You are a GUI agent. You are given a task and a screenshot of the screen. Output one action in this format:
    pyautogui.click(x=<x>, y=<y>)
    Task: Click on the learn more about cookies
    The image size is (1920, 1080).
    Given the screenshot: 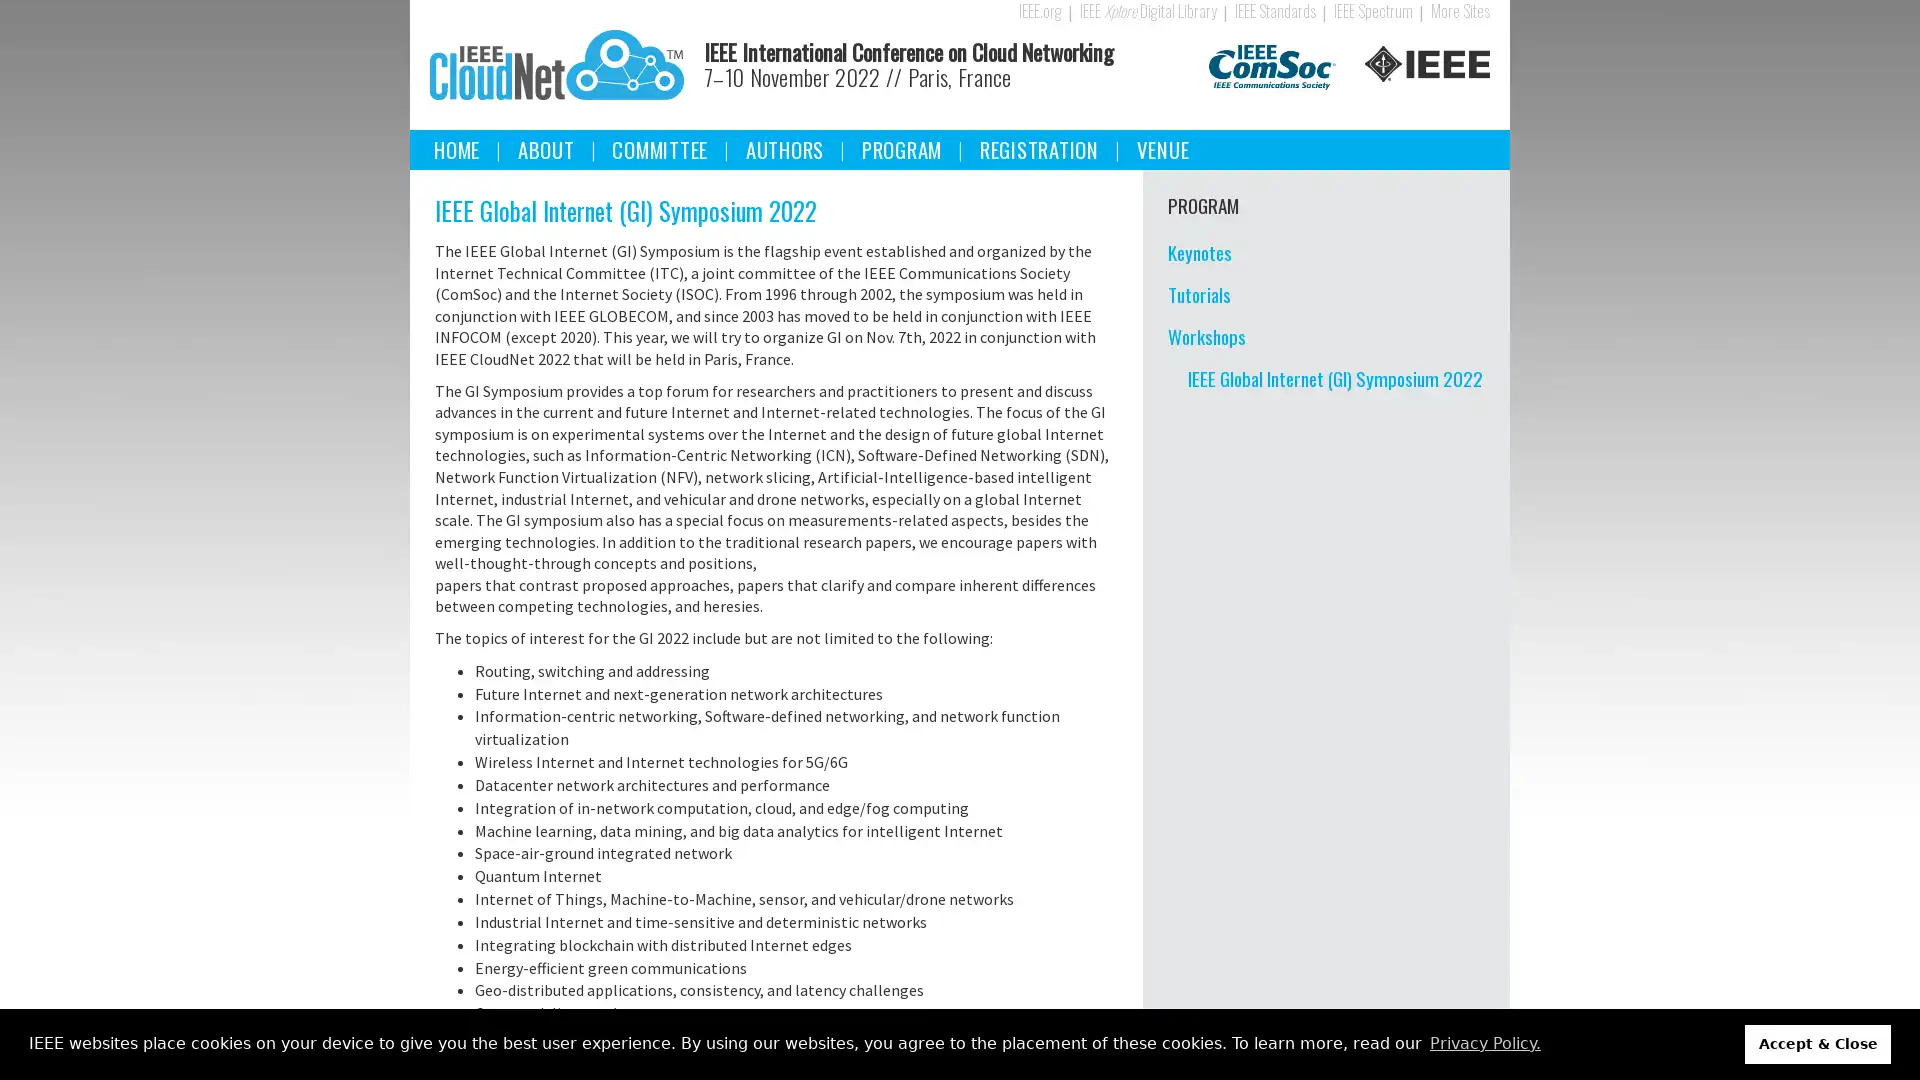 What is the action you would take?
    pyautogui.click(x=1484, y=1043)
    